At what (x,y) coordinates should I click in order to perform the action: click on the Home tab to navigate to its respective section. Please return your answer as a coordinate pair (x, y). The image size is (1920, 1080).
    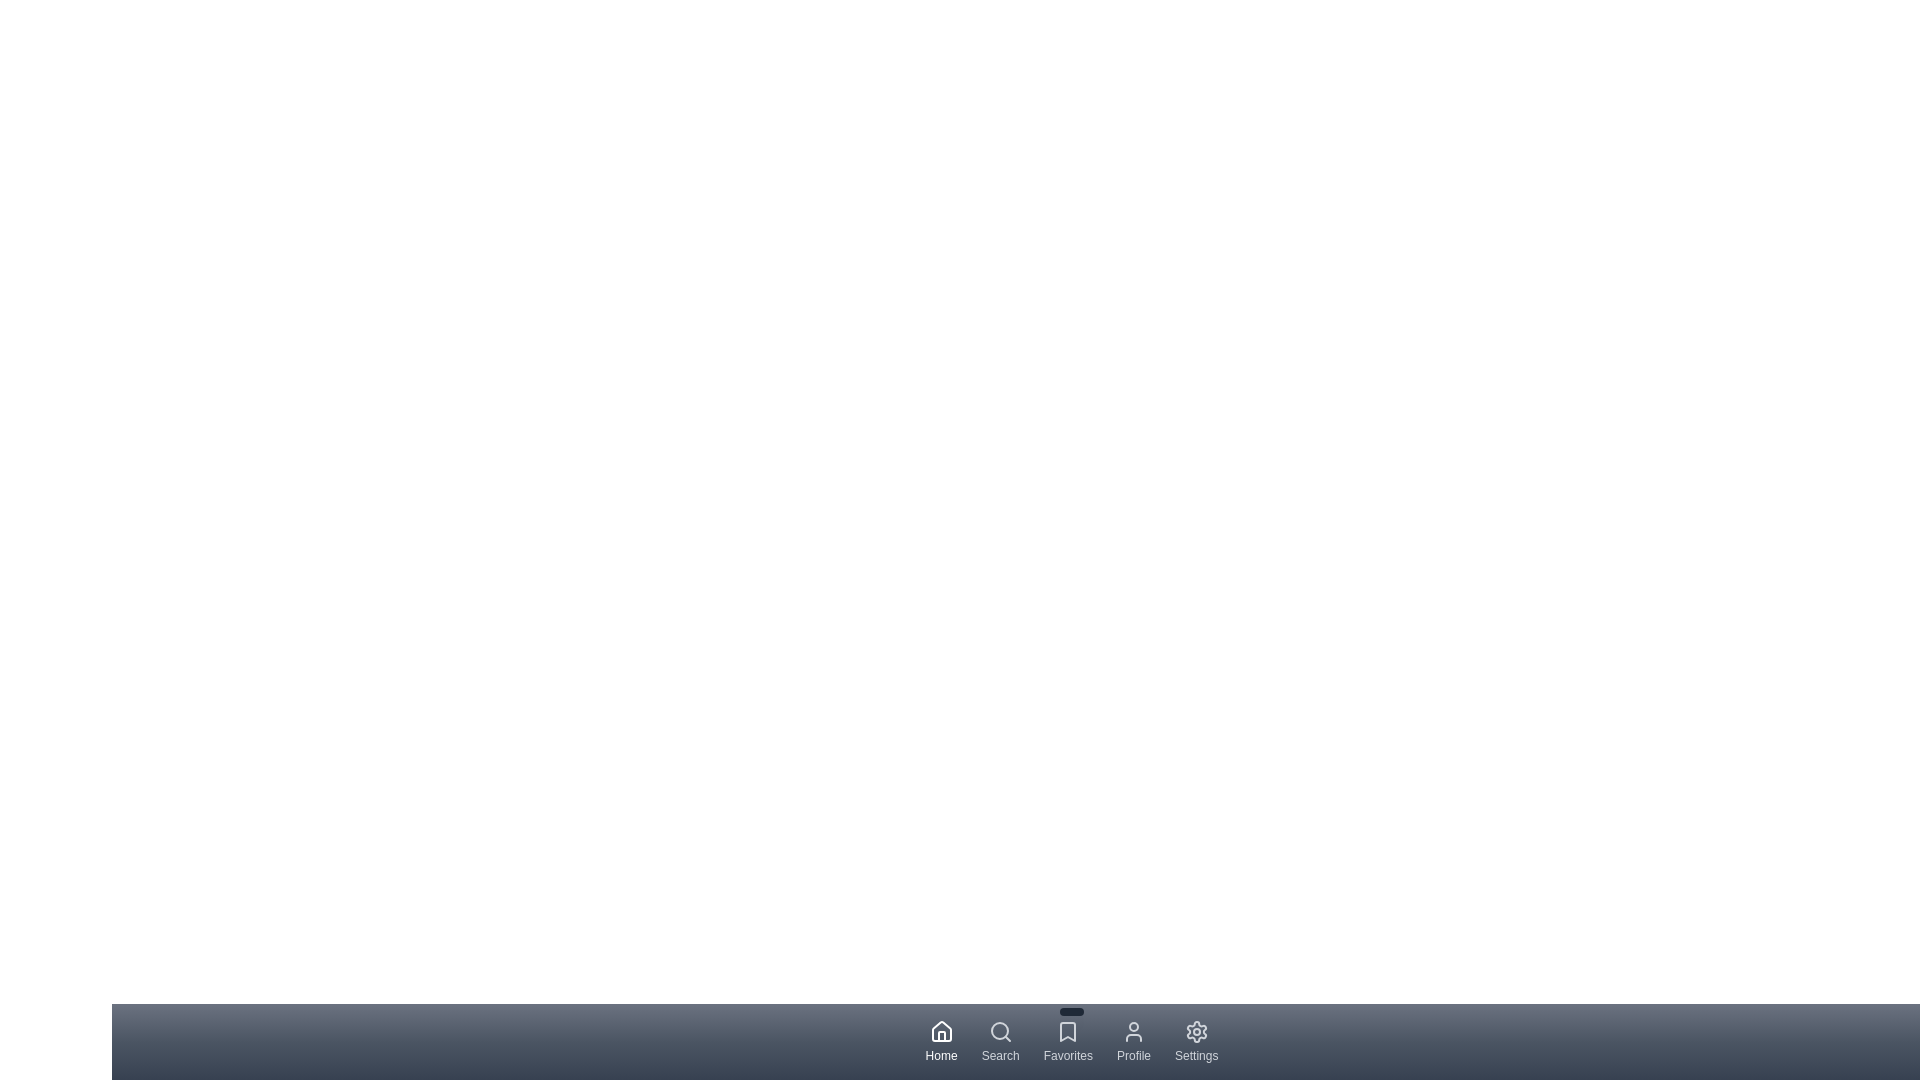
    Looking at the image, I should click on (940, 1040).